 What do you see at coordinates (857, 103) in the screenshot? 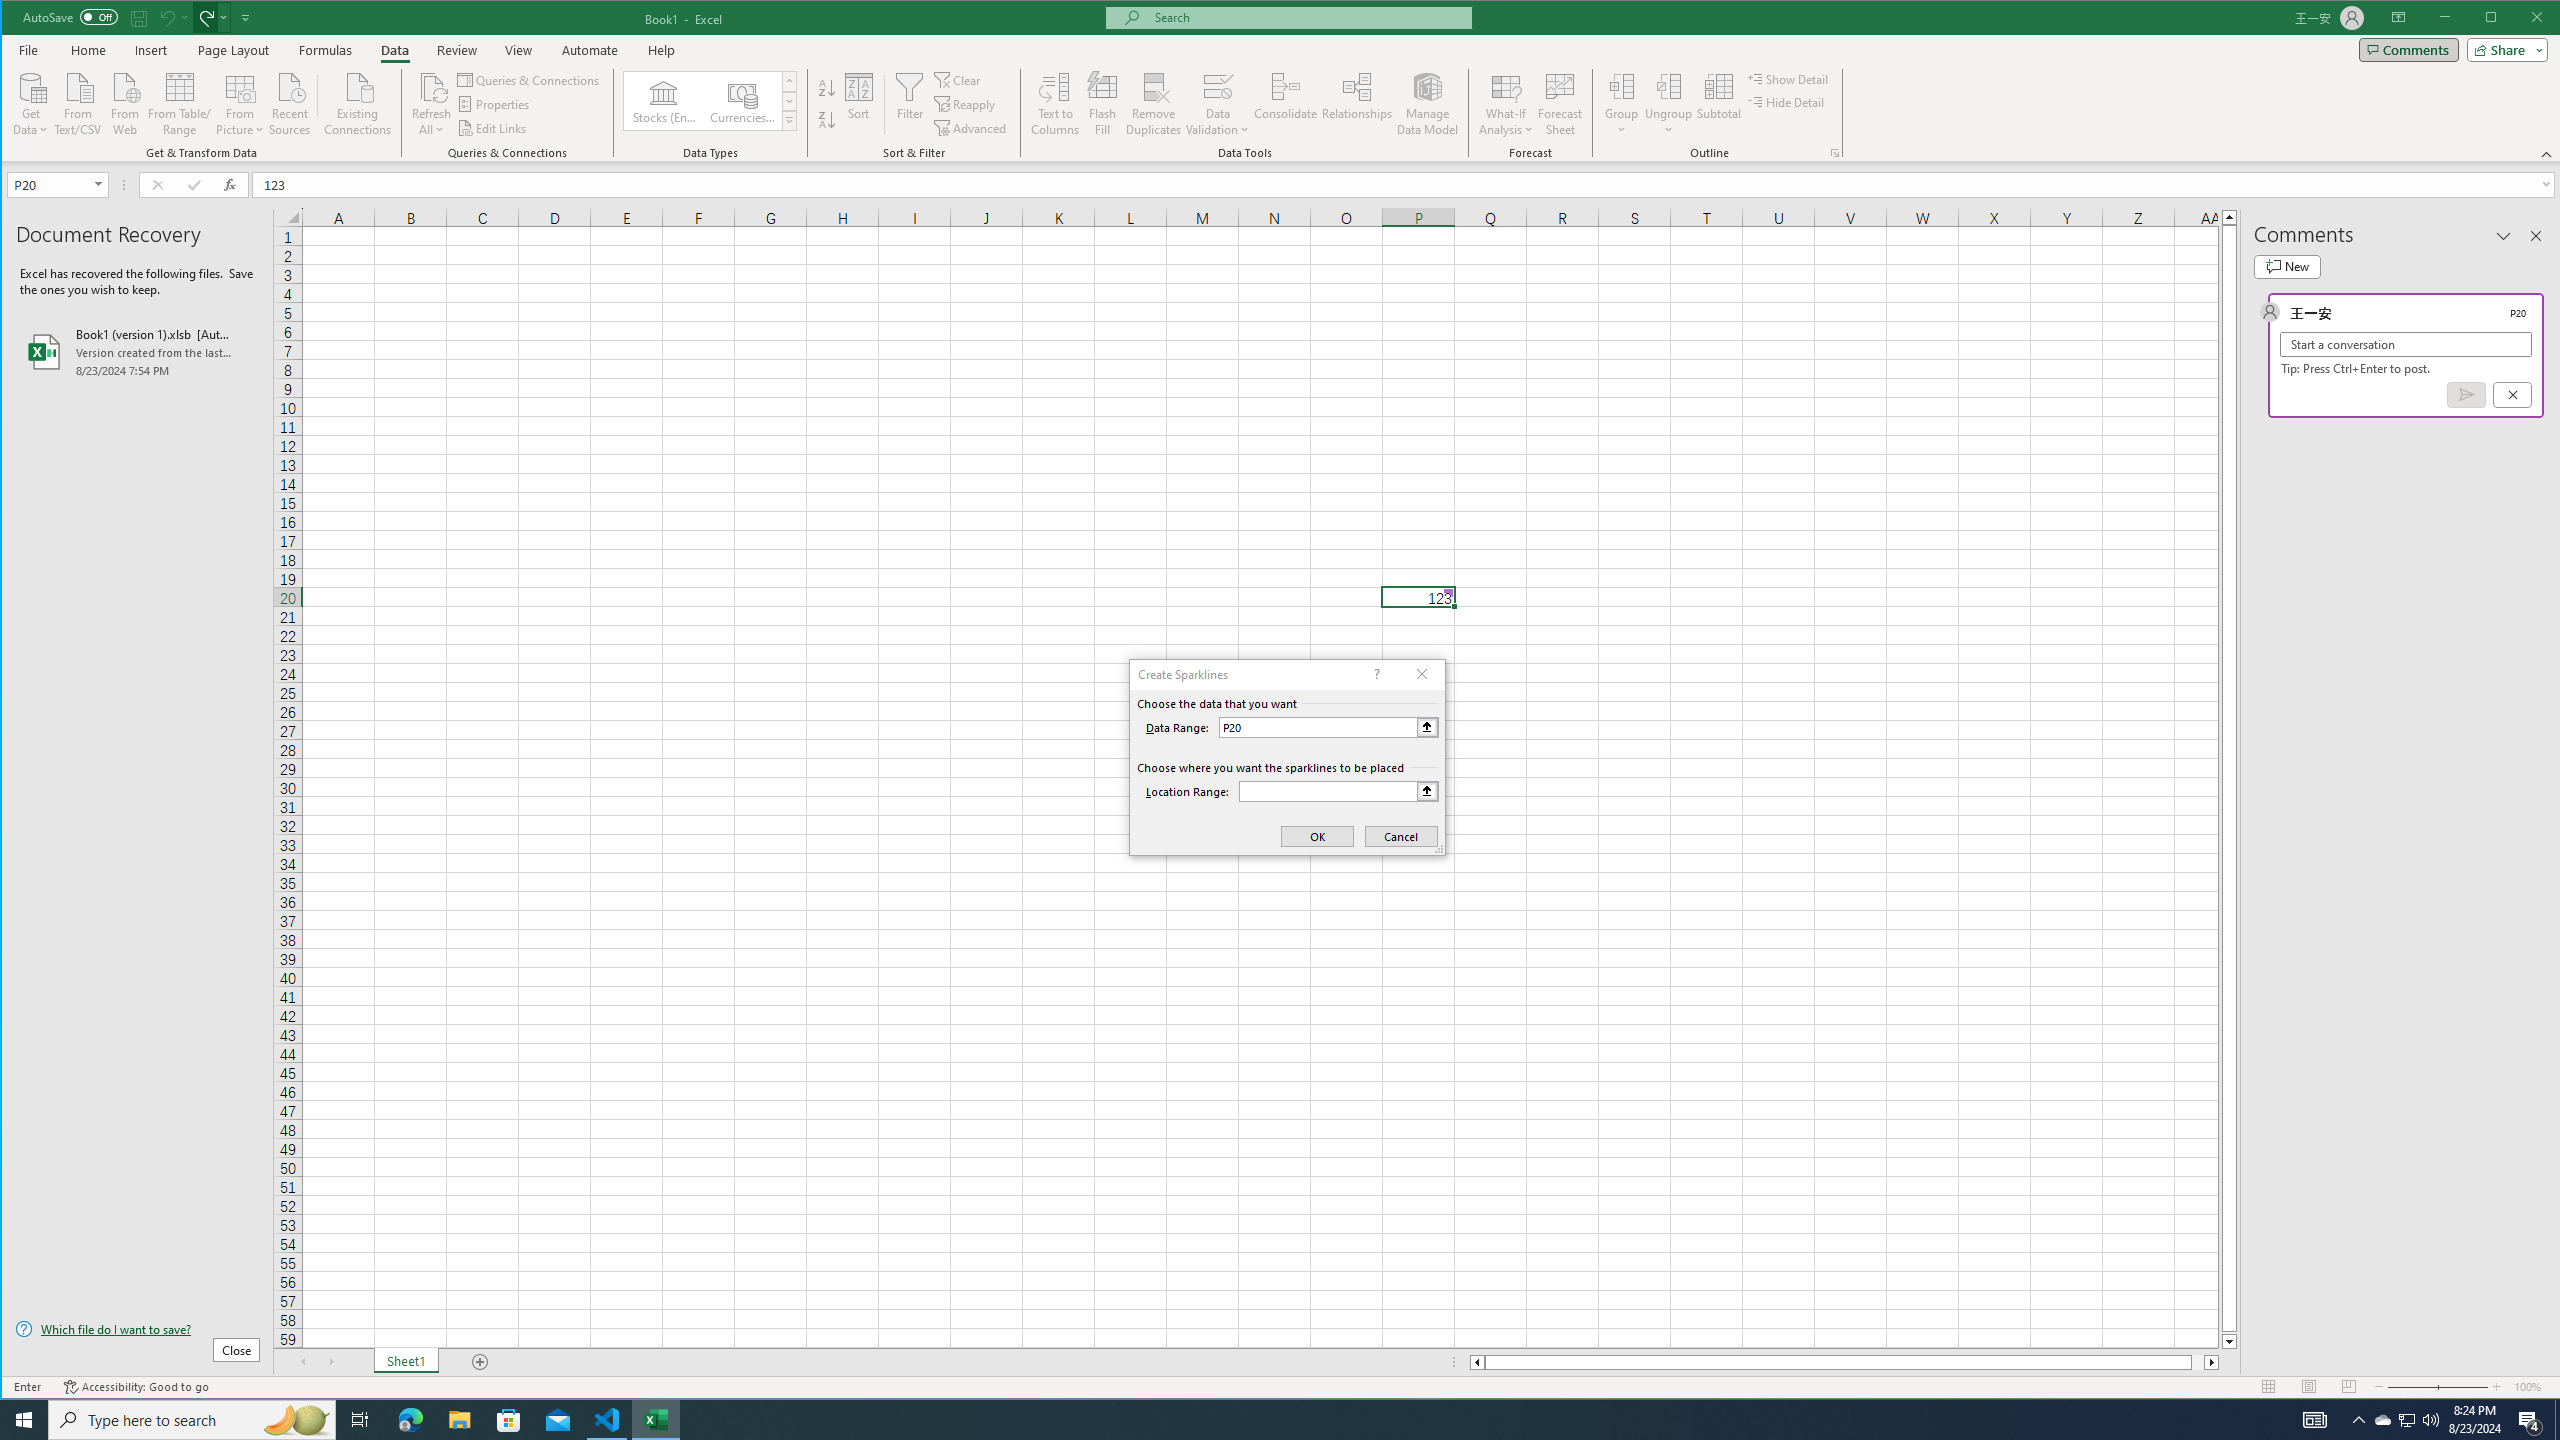
I see `'Sort...'` at bounding box center [857, 103].